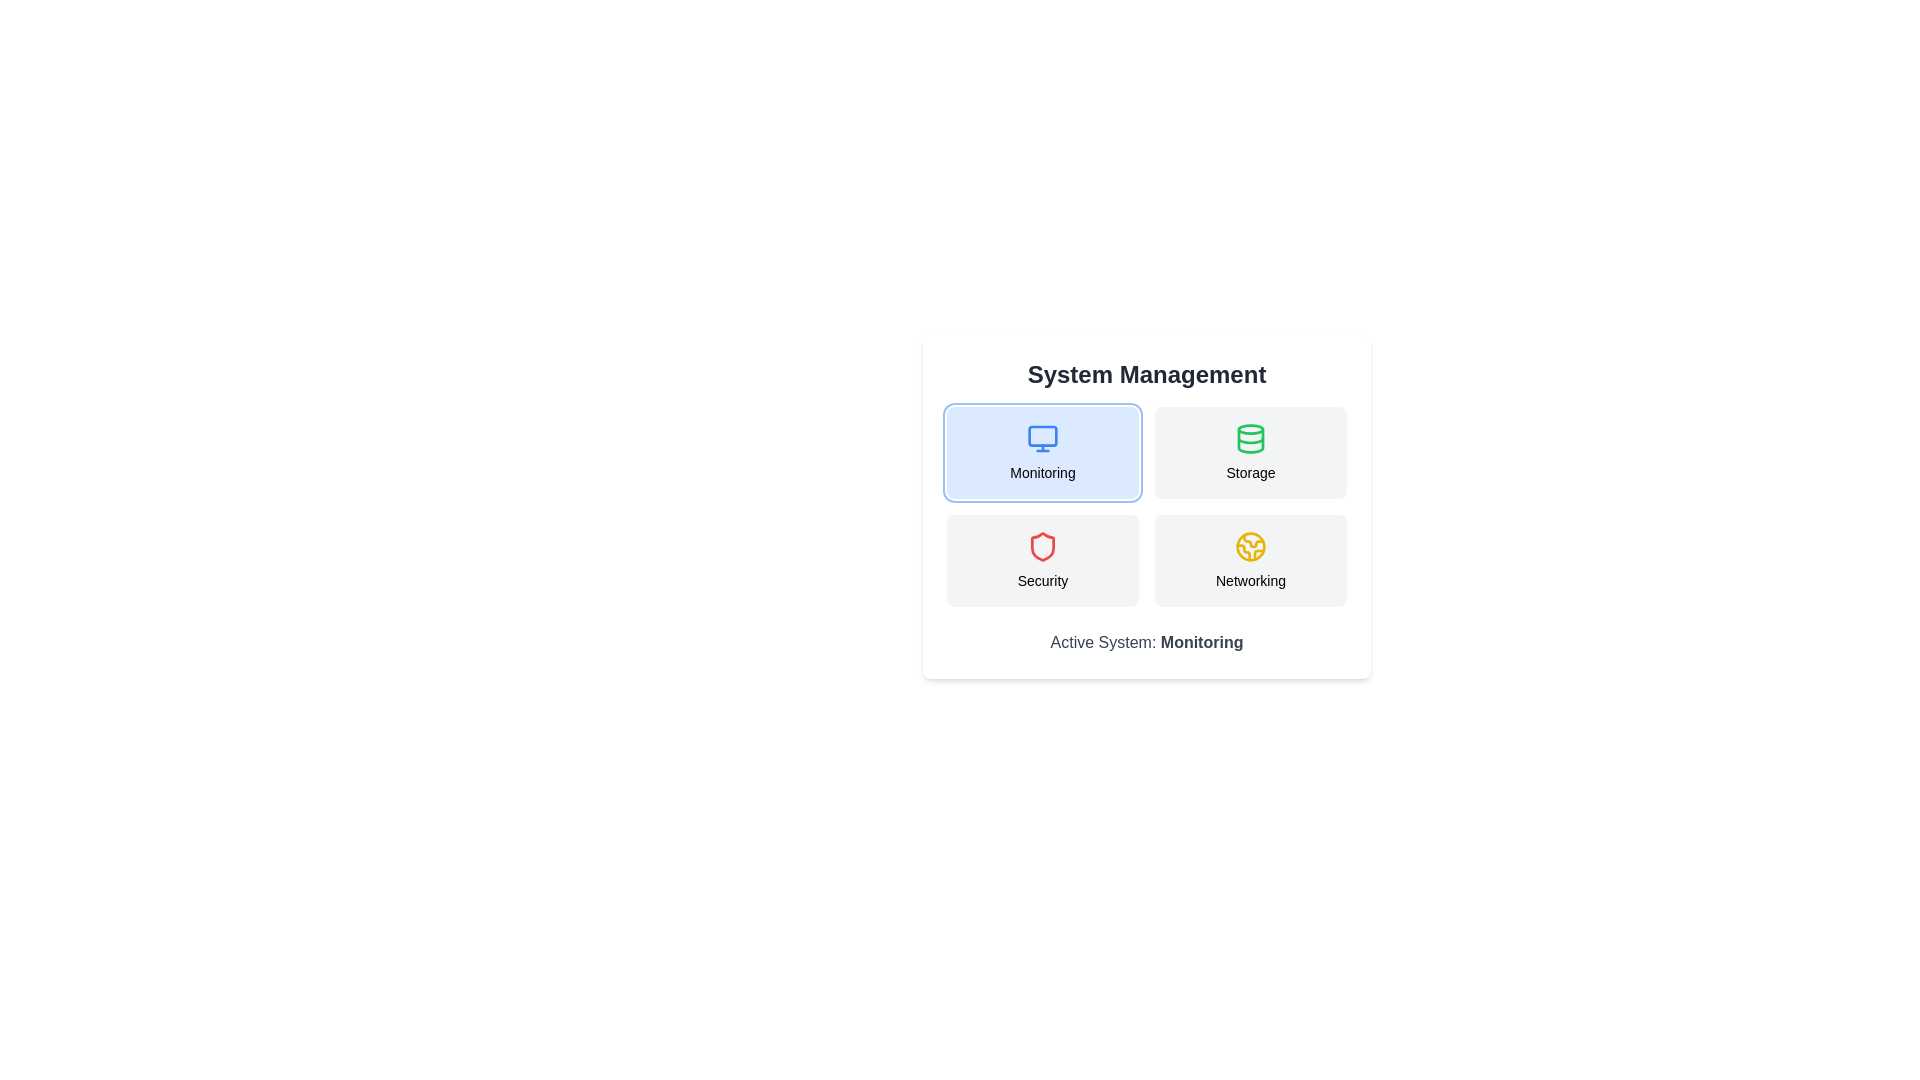 The height and width of the screenshot is (1080, 1920). What do you see at coordinates (1250, 560) in the screenshot?
I see `the button corresponding to the system category Networking` at bounding box center [1250, 560].